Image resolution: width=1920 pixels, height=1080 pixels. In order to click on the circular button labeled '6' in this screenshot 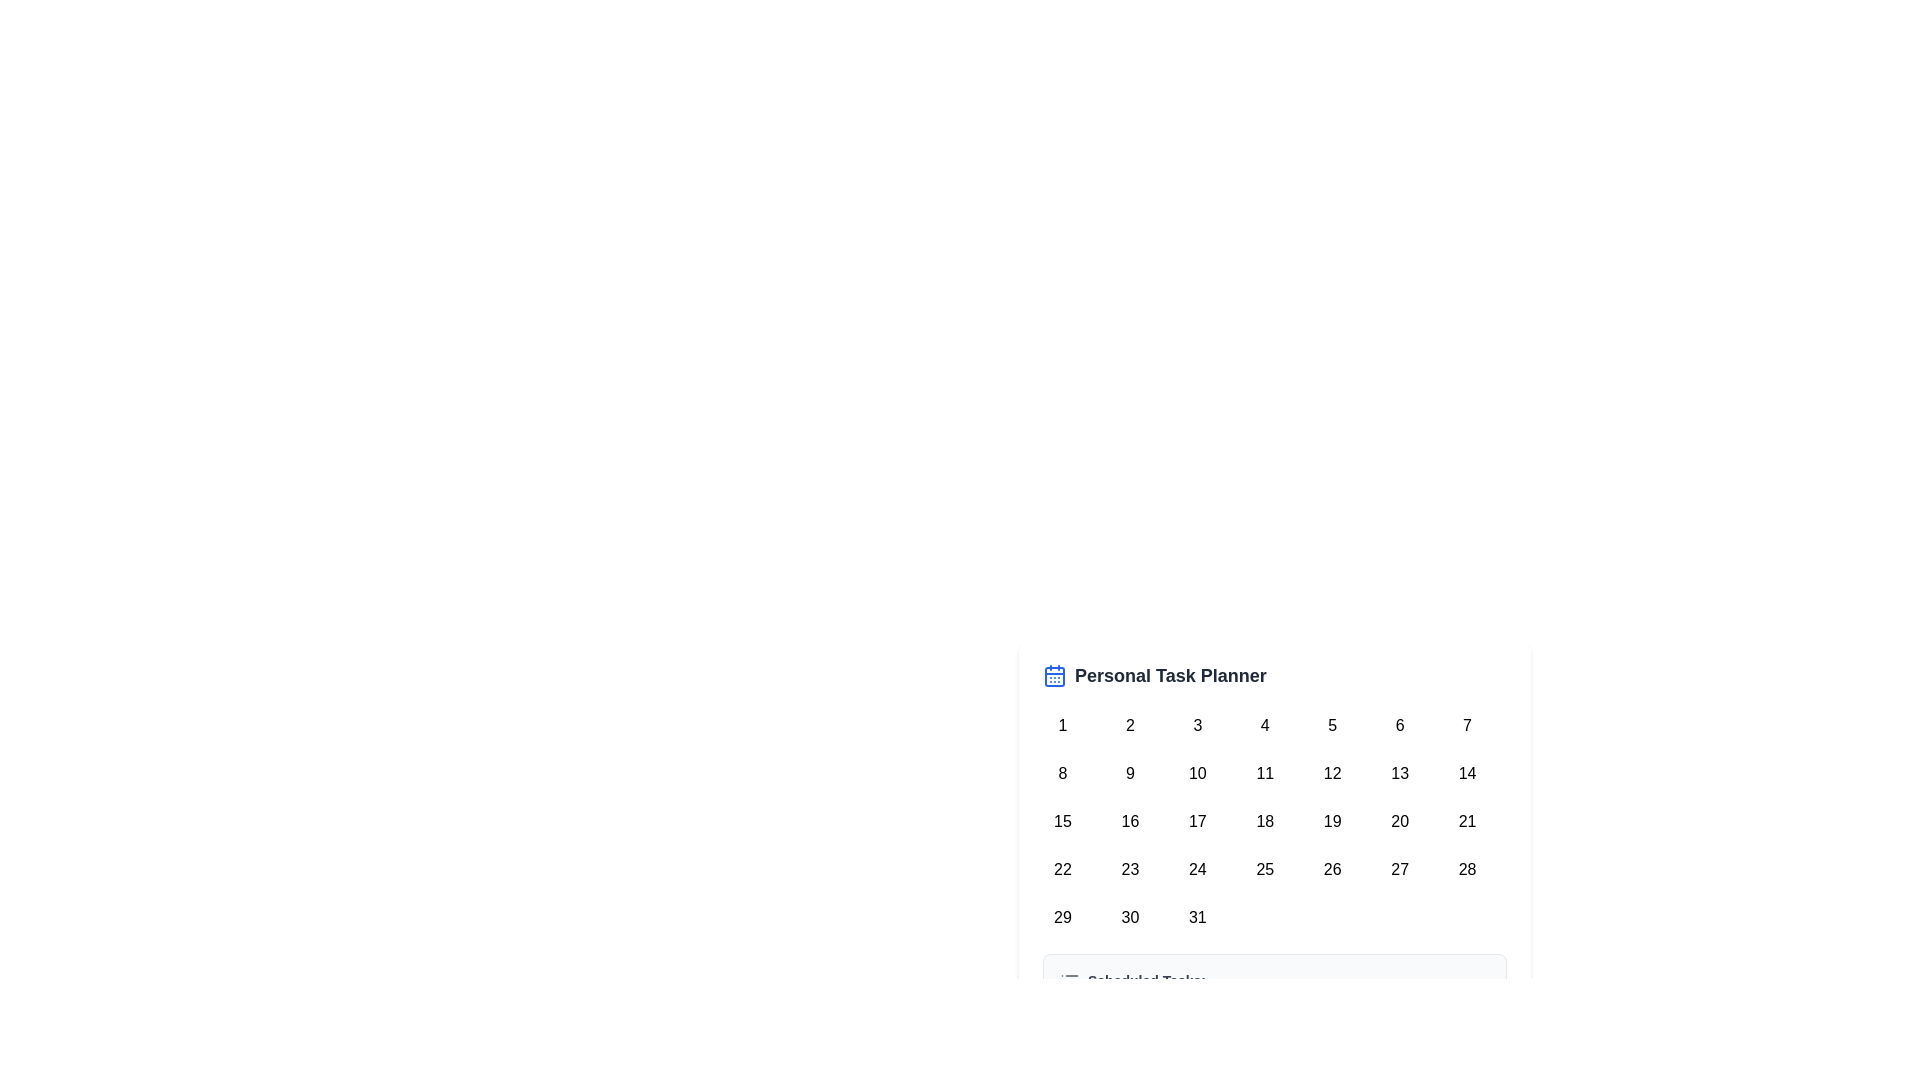, I will do `click(1399, 725)`.